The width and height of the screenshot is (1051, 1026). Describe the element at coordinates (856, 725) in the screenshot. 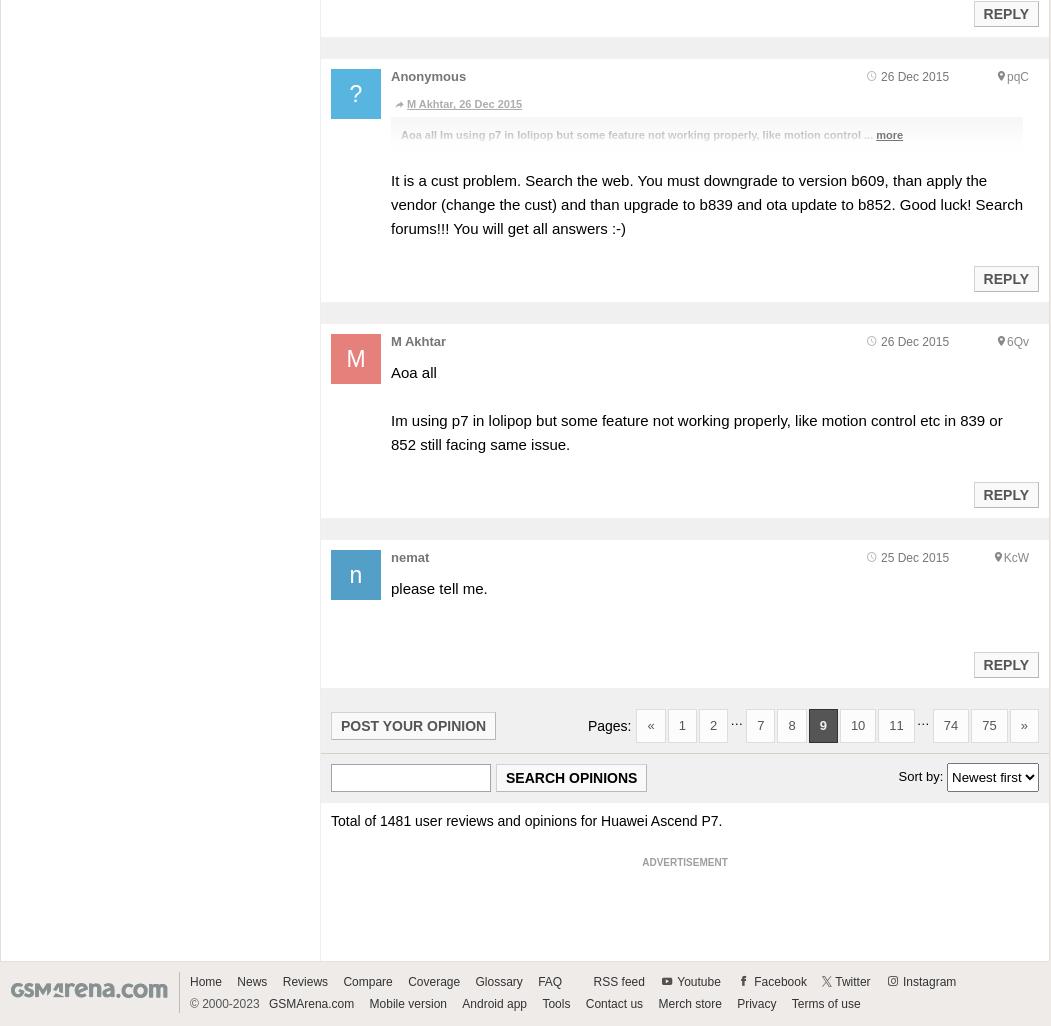

I see `'10'` at that location.